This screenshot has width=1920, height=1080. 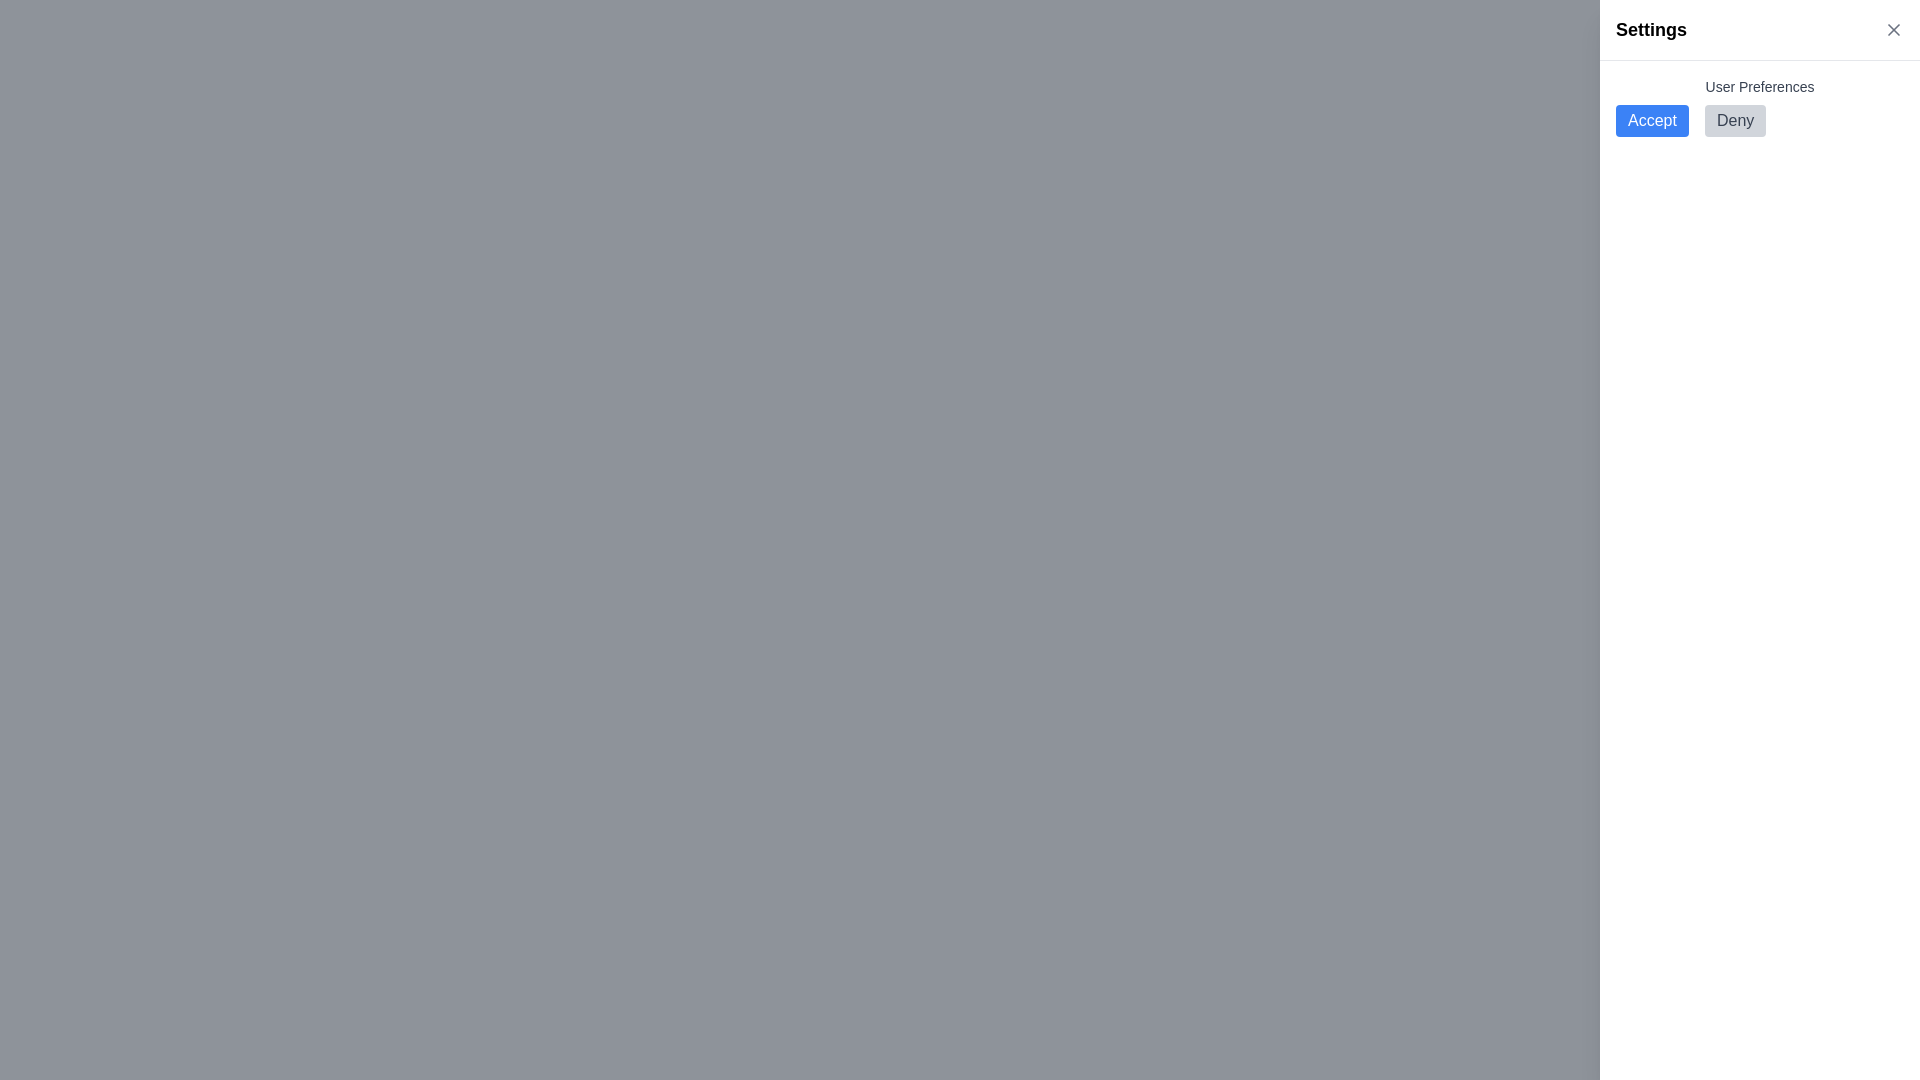 What do you see at coordinates (1893, 30) in the screenshot?
I see `the close button icon located at the top-right corner of the 'Settings' header section` at bounding box center [1893, 30].